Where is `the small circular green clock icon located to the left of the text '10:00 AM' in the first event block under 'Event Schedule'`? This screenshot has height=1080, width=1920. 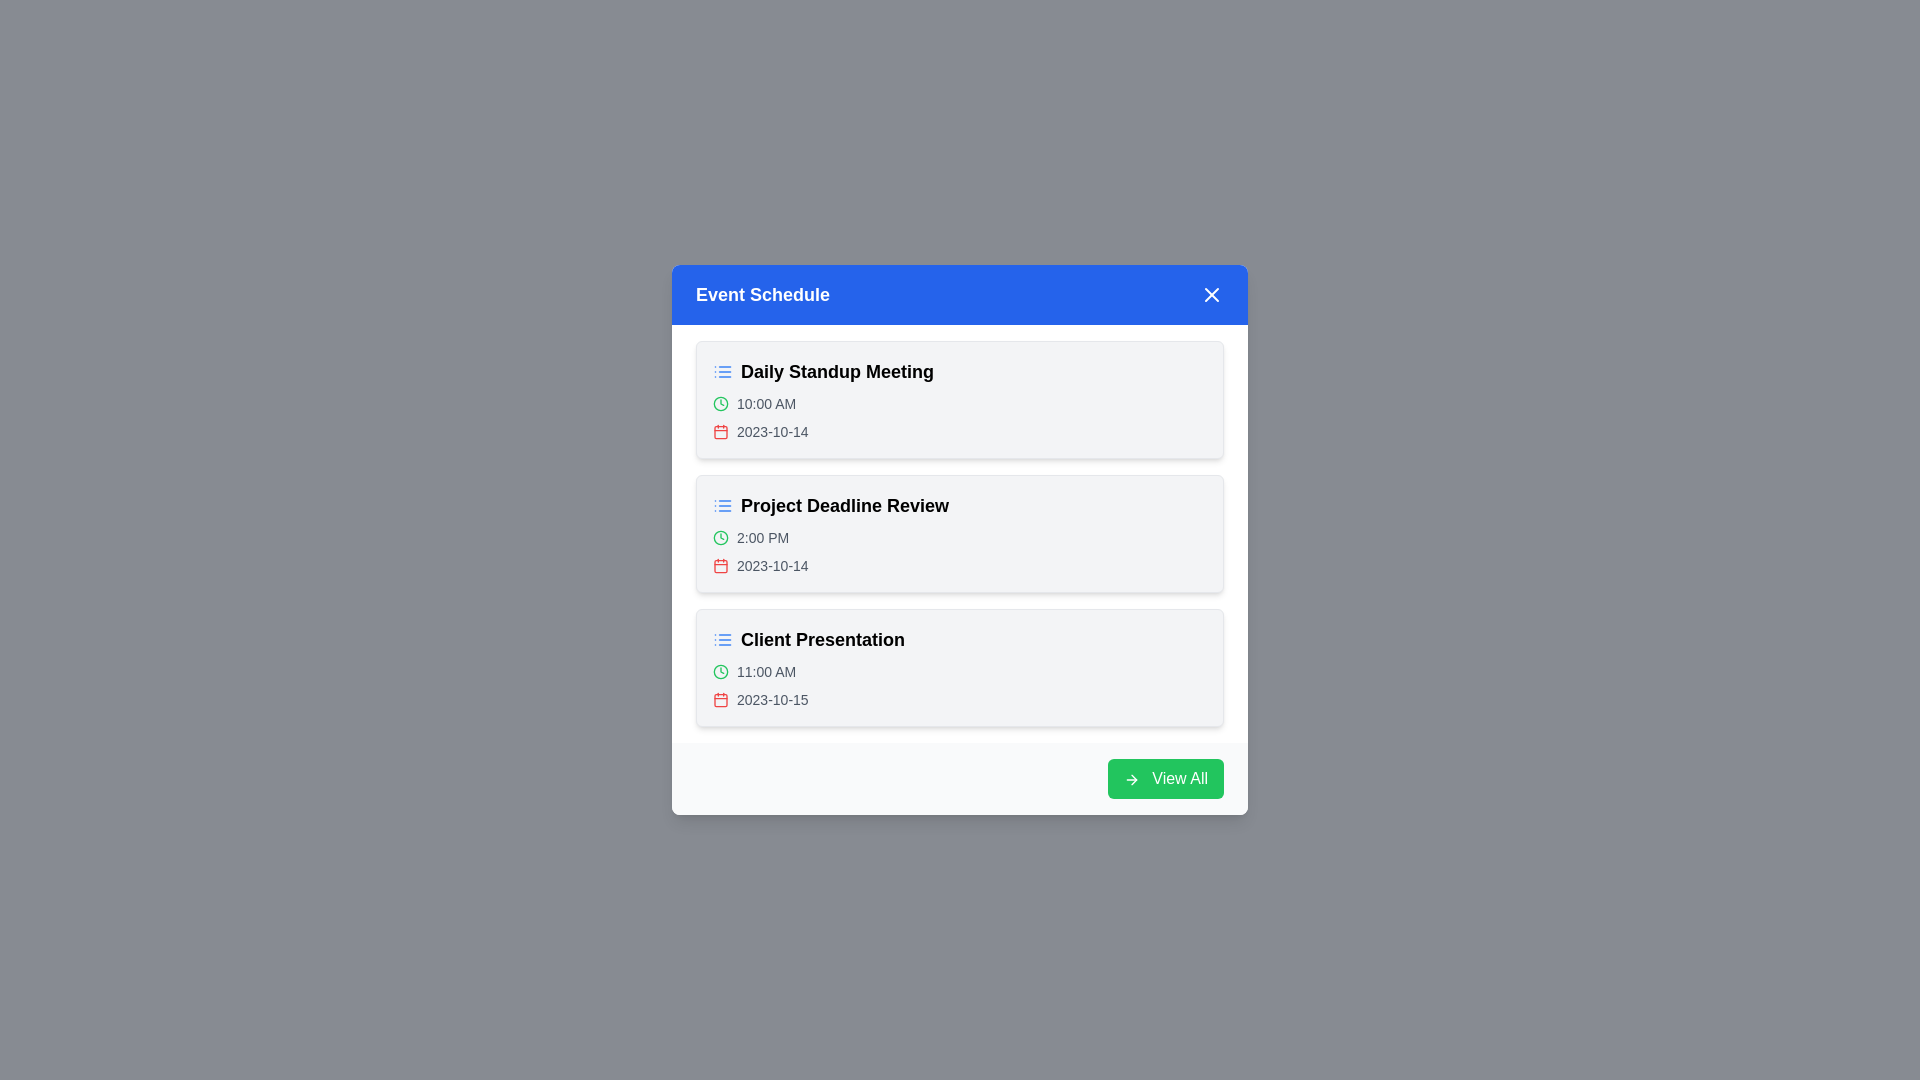 the small circular green clock icon located to the left of the text '10:00 AM' in the first event block under 'Event Schedule' is located at coordinates (720, 404).